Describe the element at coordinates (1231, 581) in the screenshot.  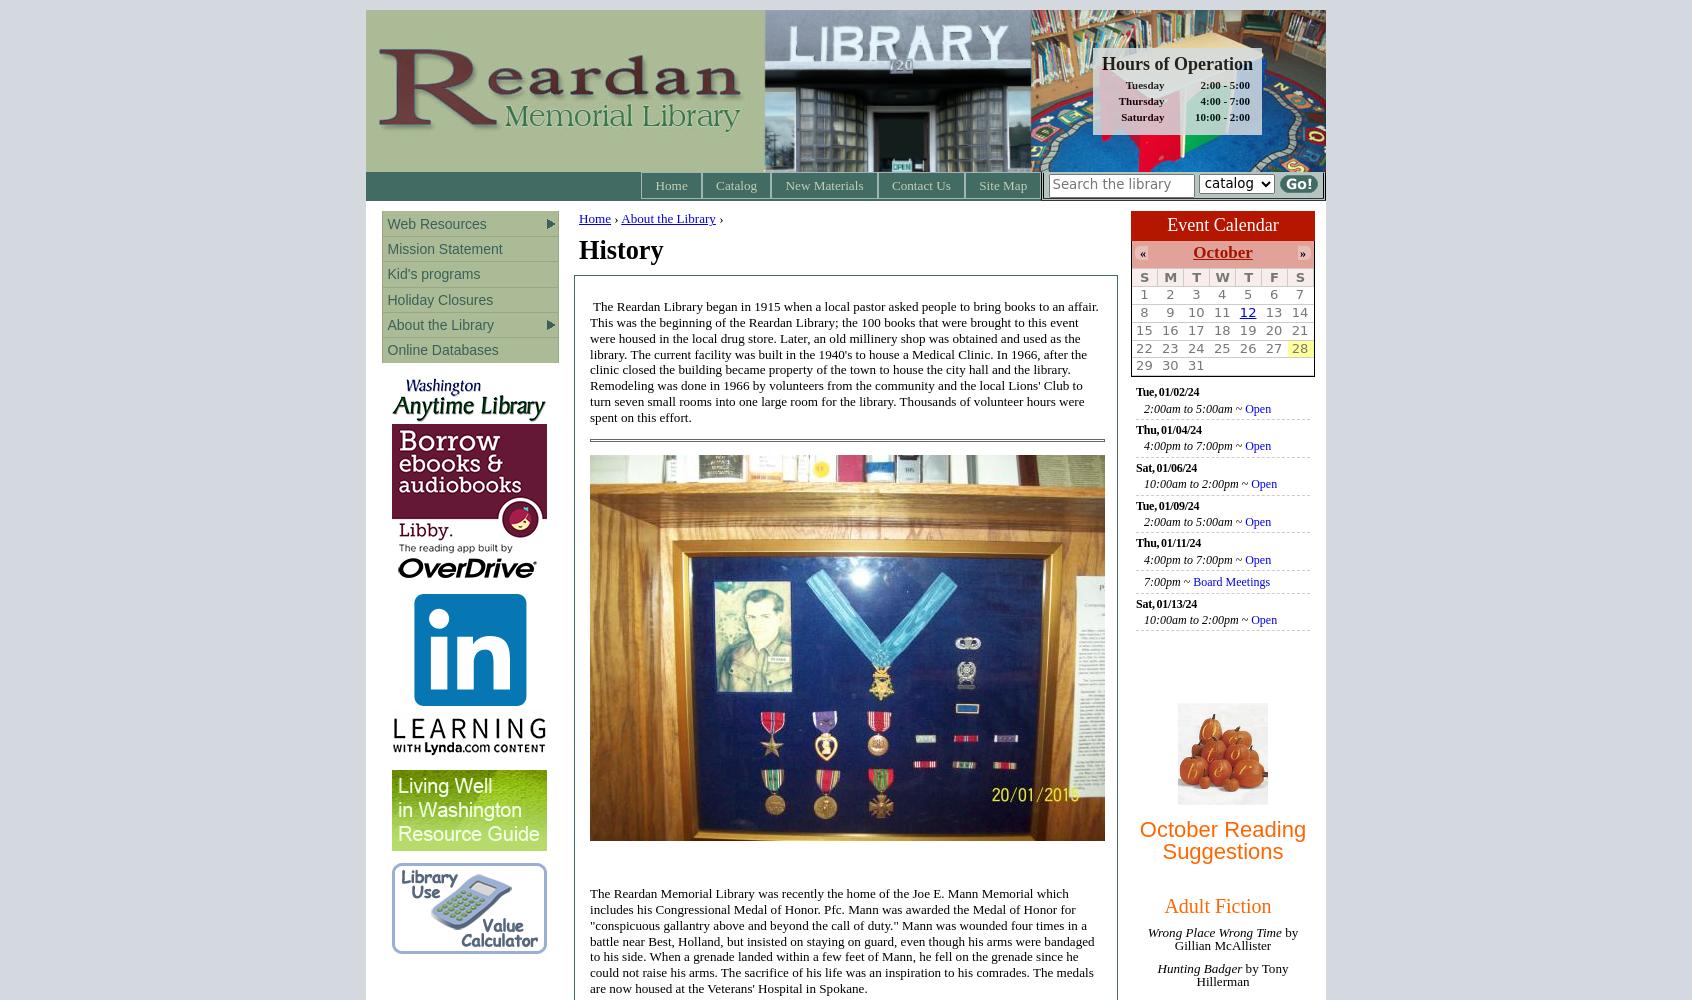
I see `'Board Meetings'` at that location.